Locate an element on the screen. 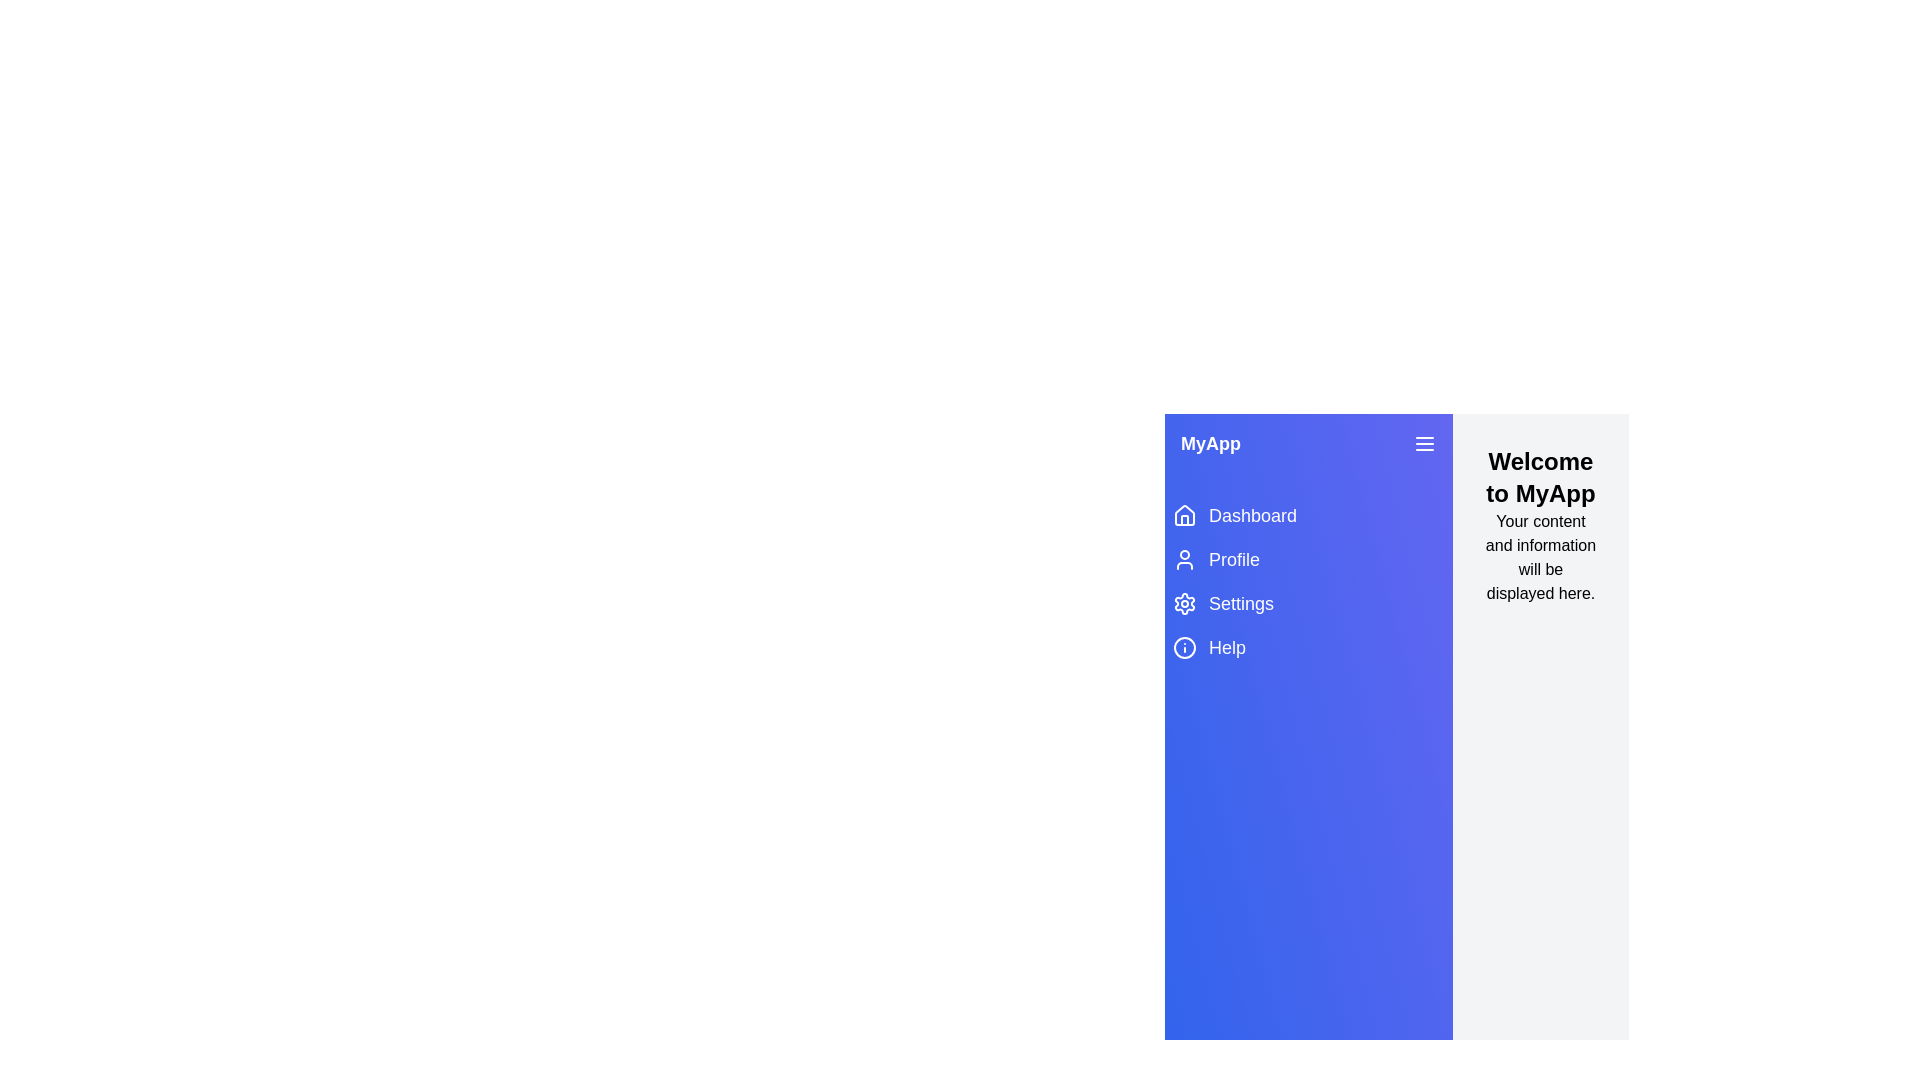 This screenshot has height=1080, width=1920. the 'Dashboard' menu item to navigate to the 'Dashboard' page is located at coordinates (1309, 515).